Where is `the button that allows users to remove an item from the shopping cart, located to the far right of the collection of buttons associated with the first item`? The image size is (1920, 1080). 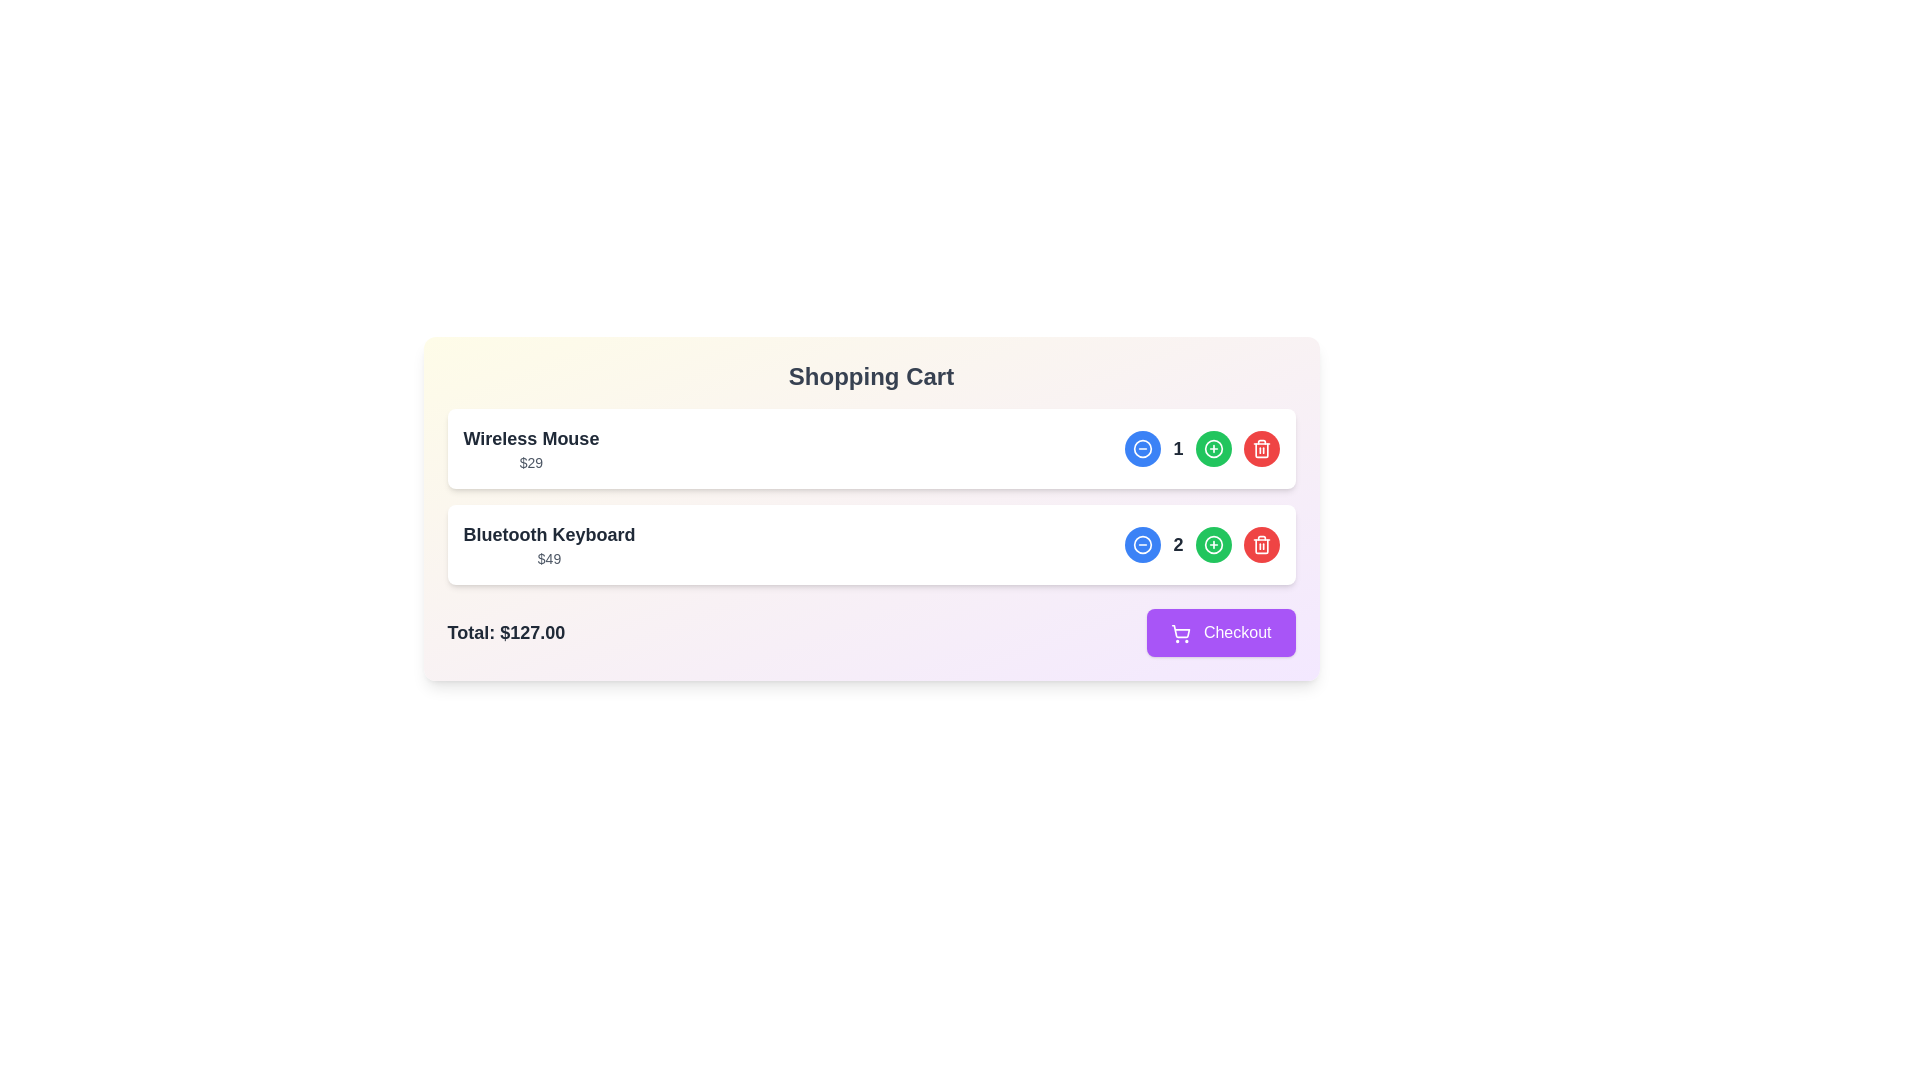
the button that allows users to remove an item from the shopping cart, located to the far right of the collection of buttons associated with the first item is located at coordinates (1260, 447).